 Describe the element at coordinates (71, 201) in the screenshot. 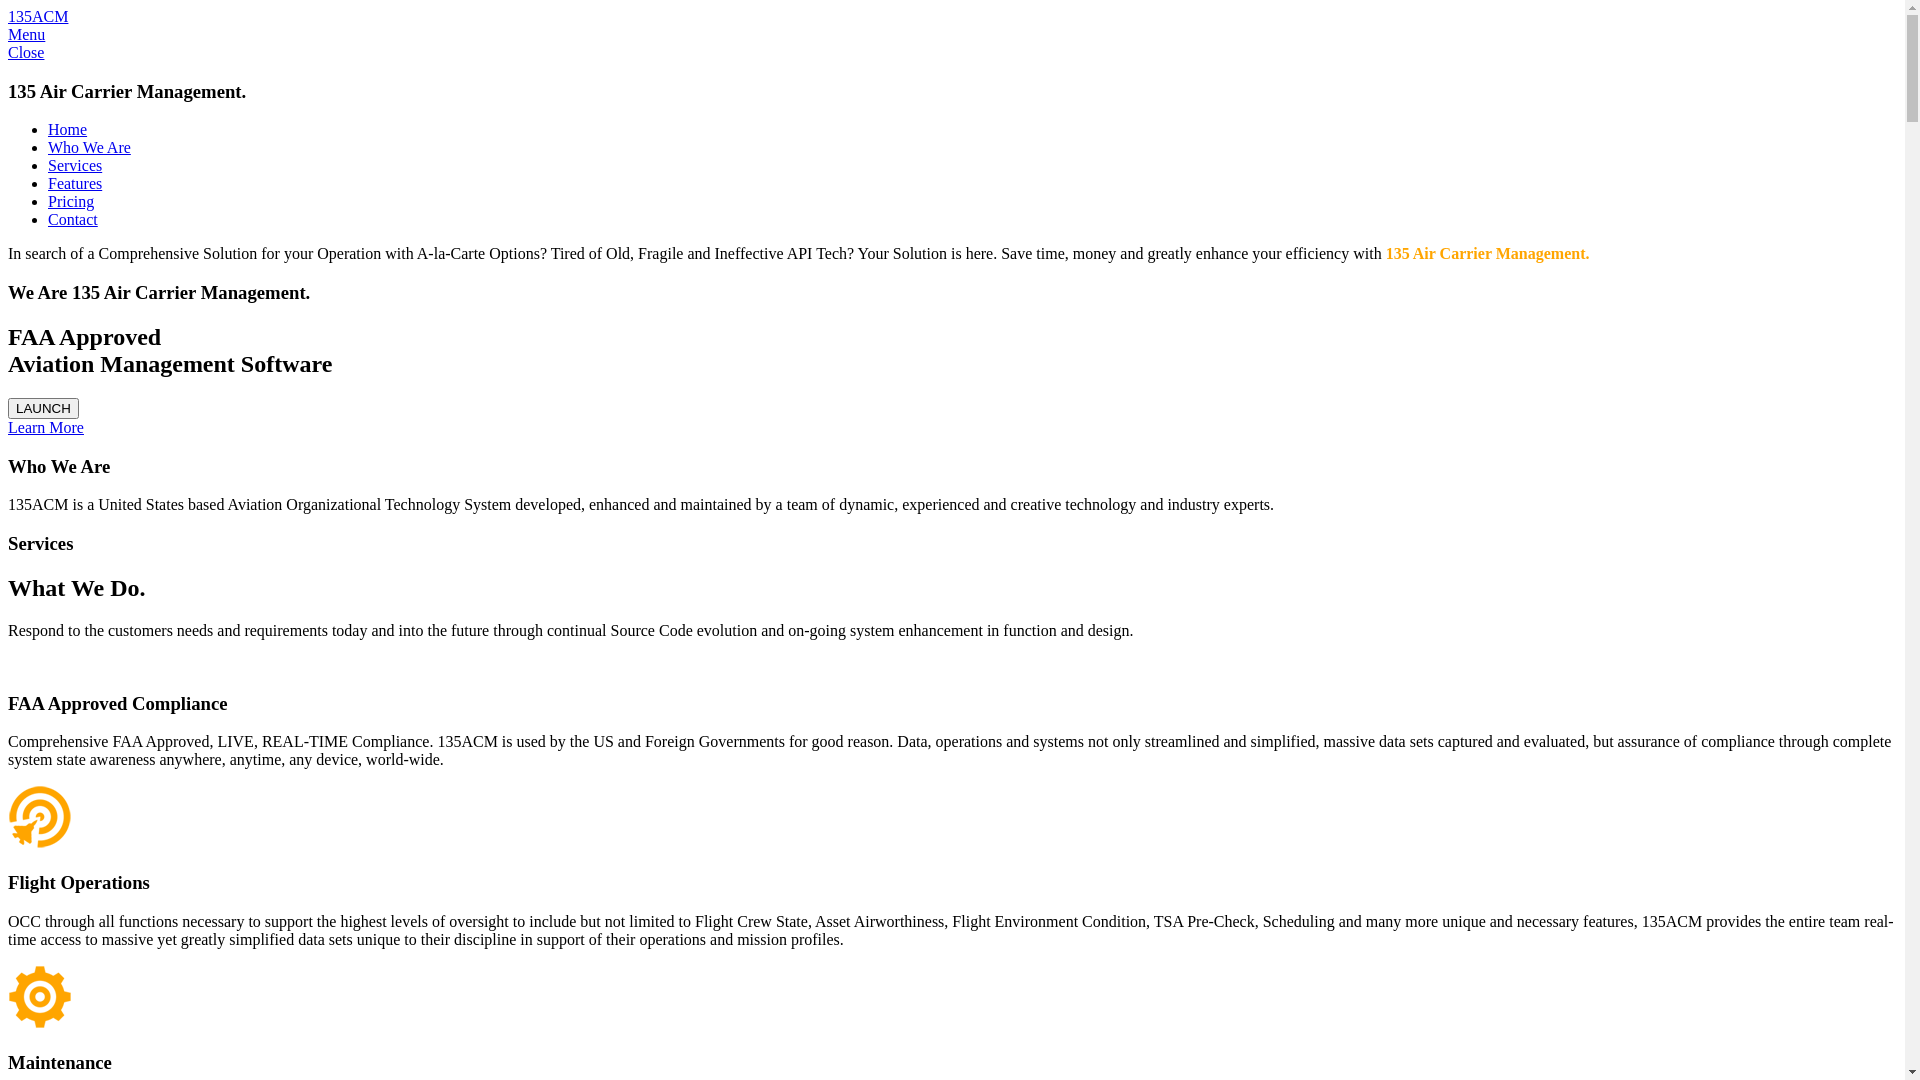

I see `'Pricing'` at that location.